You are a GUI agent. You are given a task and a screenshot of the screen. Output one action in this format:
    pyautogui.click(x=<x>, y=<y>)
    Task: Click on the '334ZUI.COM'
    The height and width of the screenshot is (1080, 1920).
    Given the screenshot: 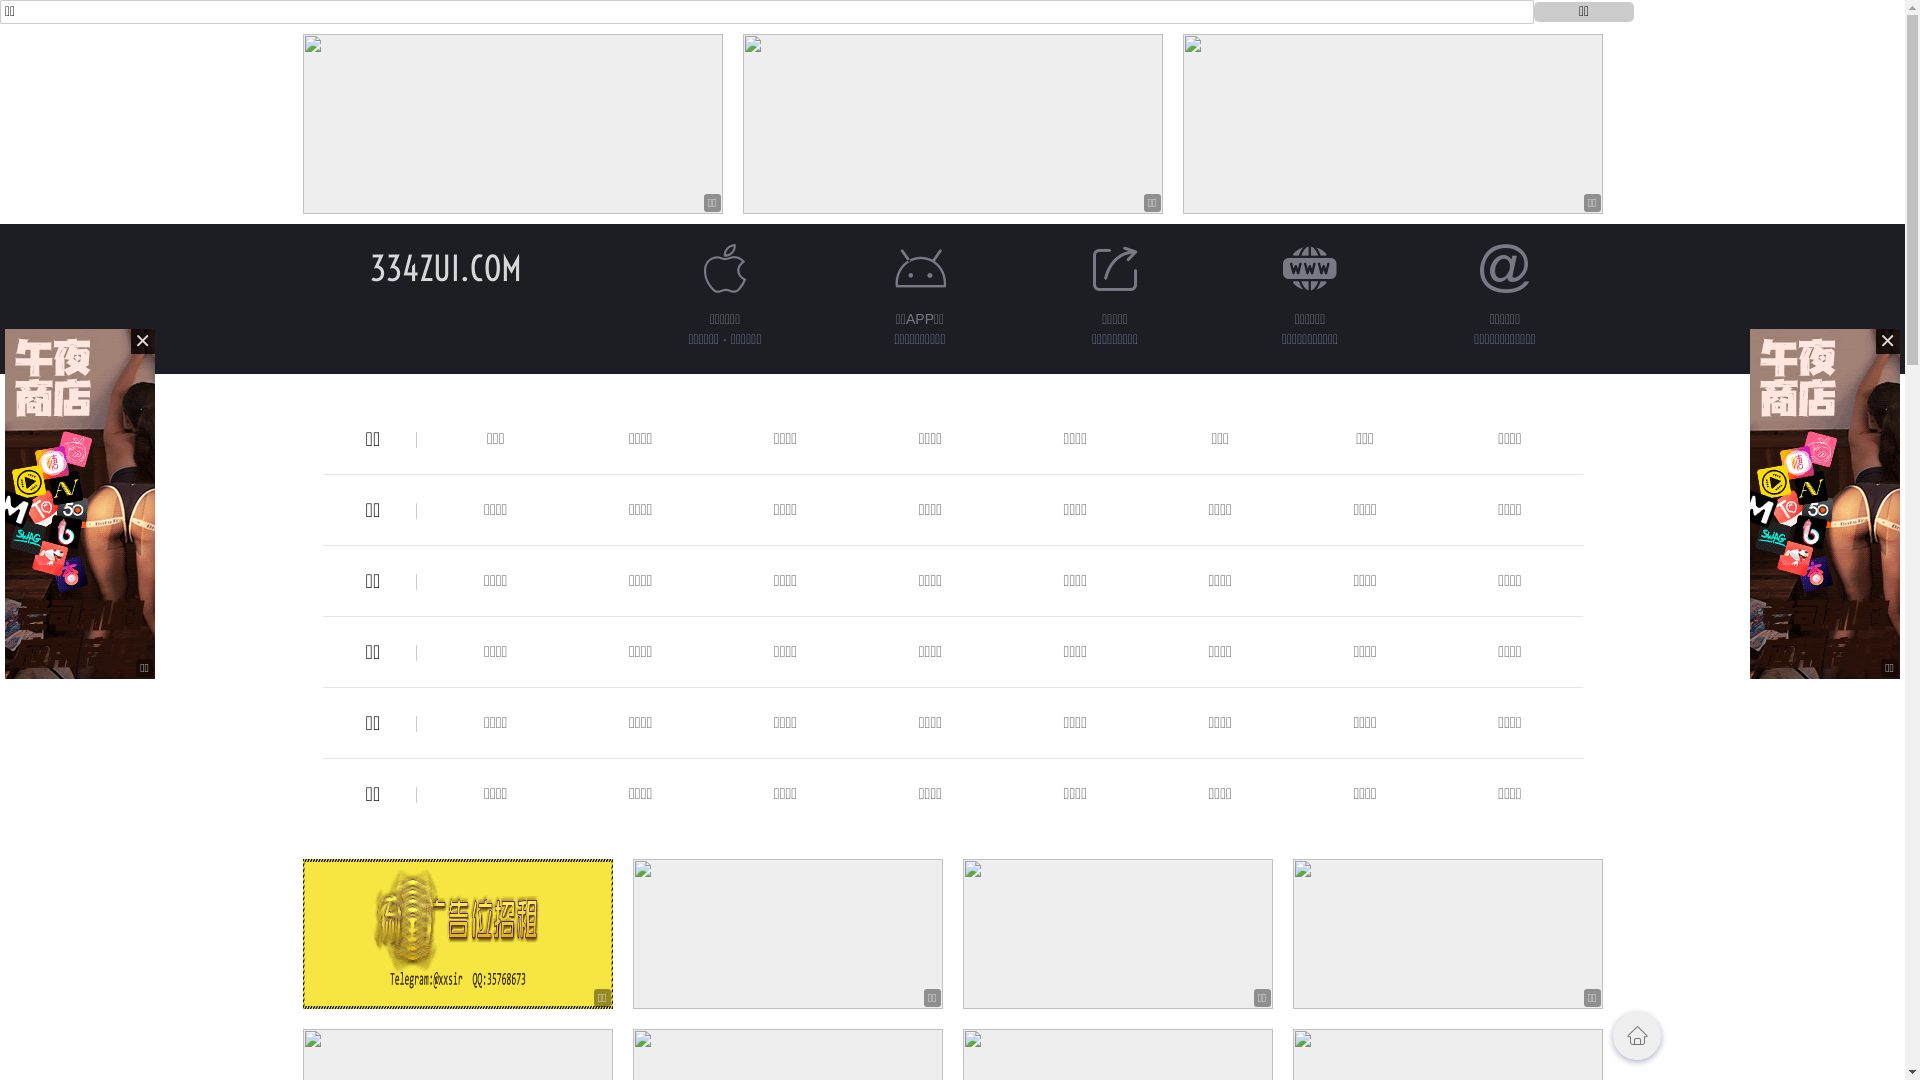 What is the action you would take?
    pyautogui.click(x=369, y=267)
    